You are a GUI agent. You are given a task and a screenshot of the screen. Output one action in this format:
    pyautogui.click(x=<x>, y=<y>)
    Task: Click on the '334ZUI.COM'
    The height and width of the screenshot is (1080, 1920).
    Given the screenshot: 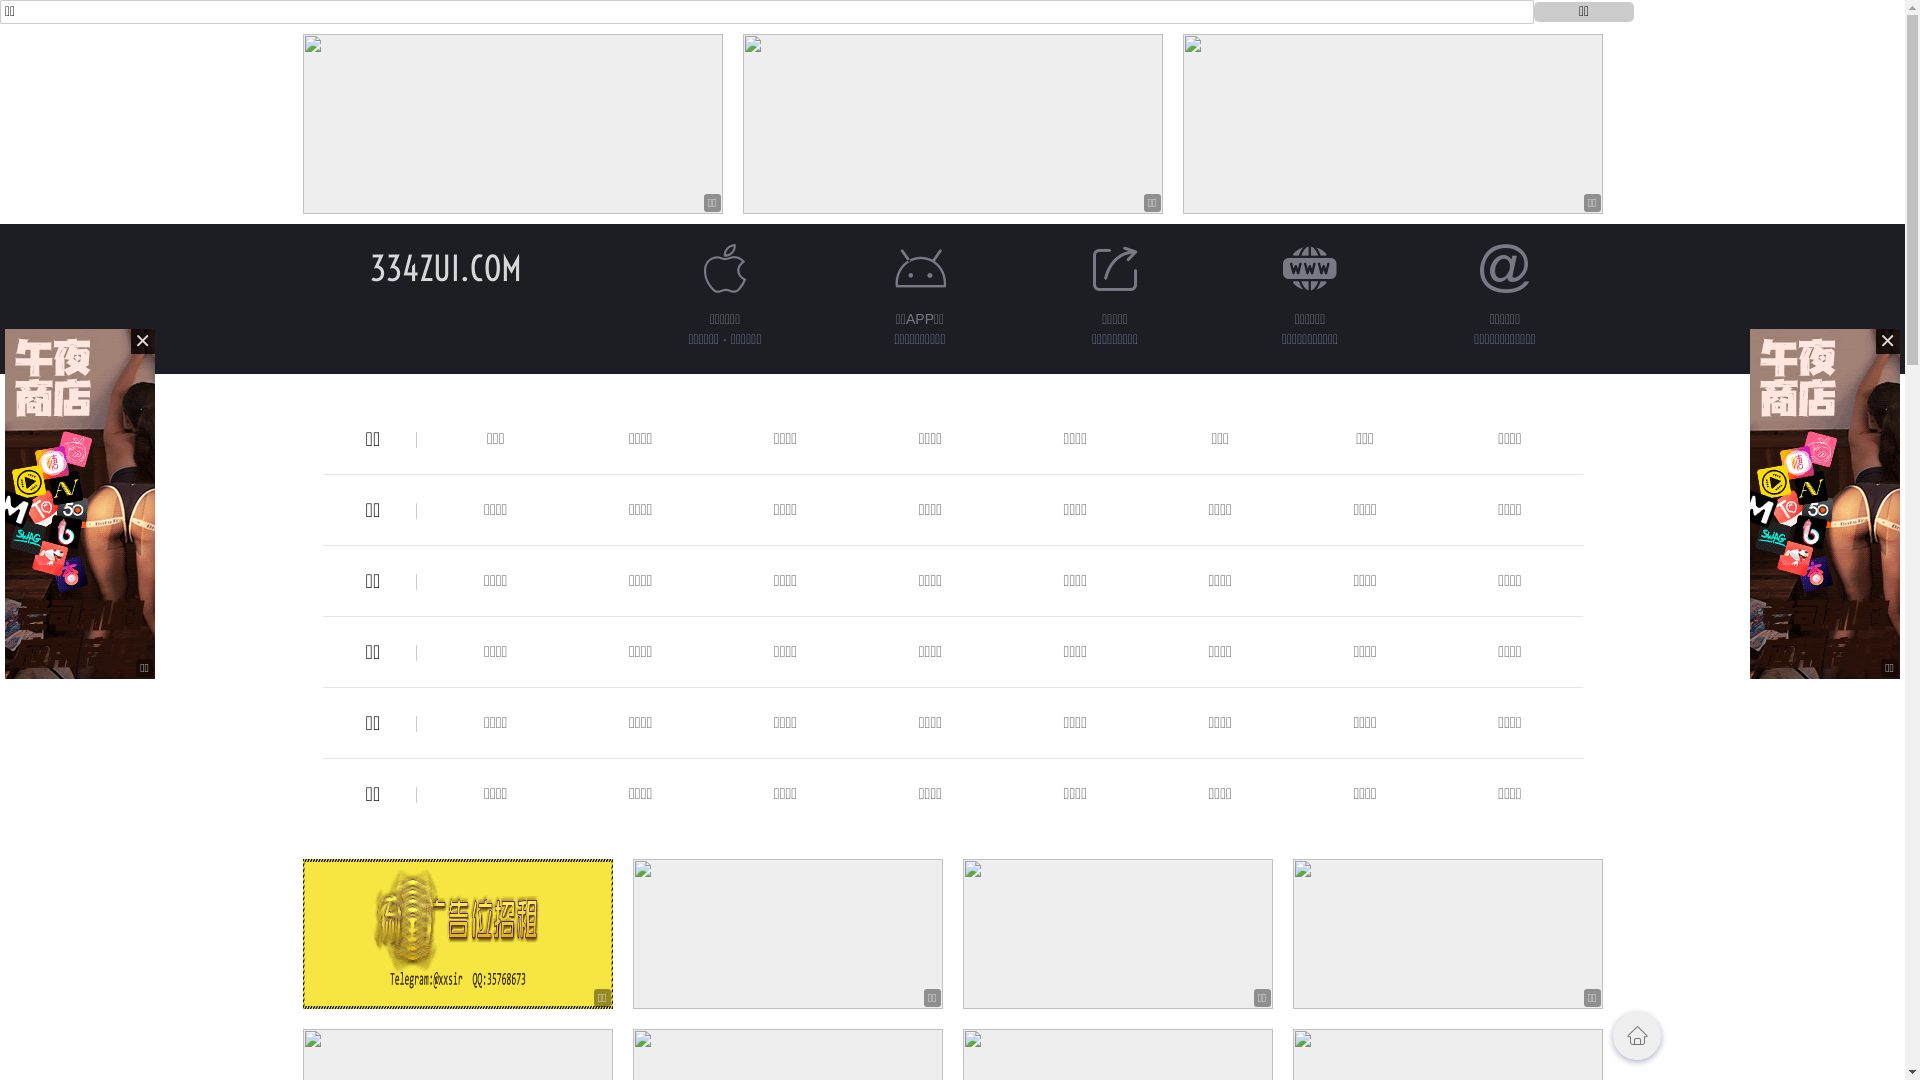 What is the action you would take?
    pyautogui.click(x=369, y=267)
    